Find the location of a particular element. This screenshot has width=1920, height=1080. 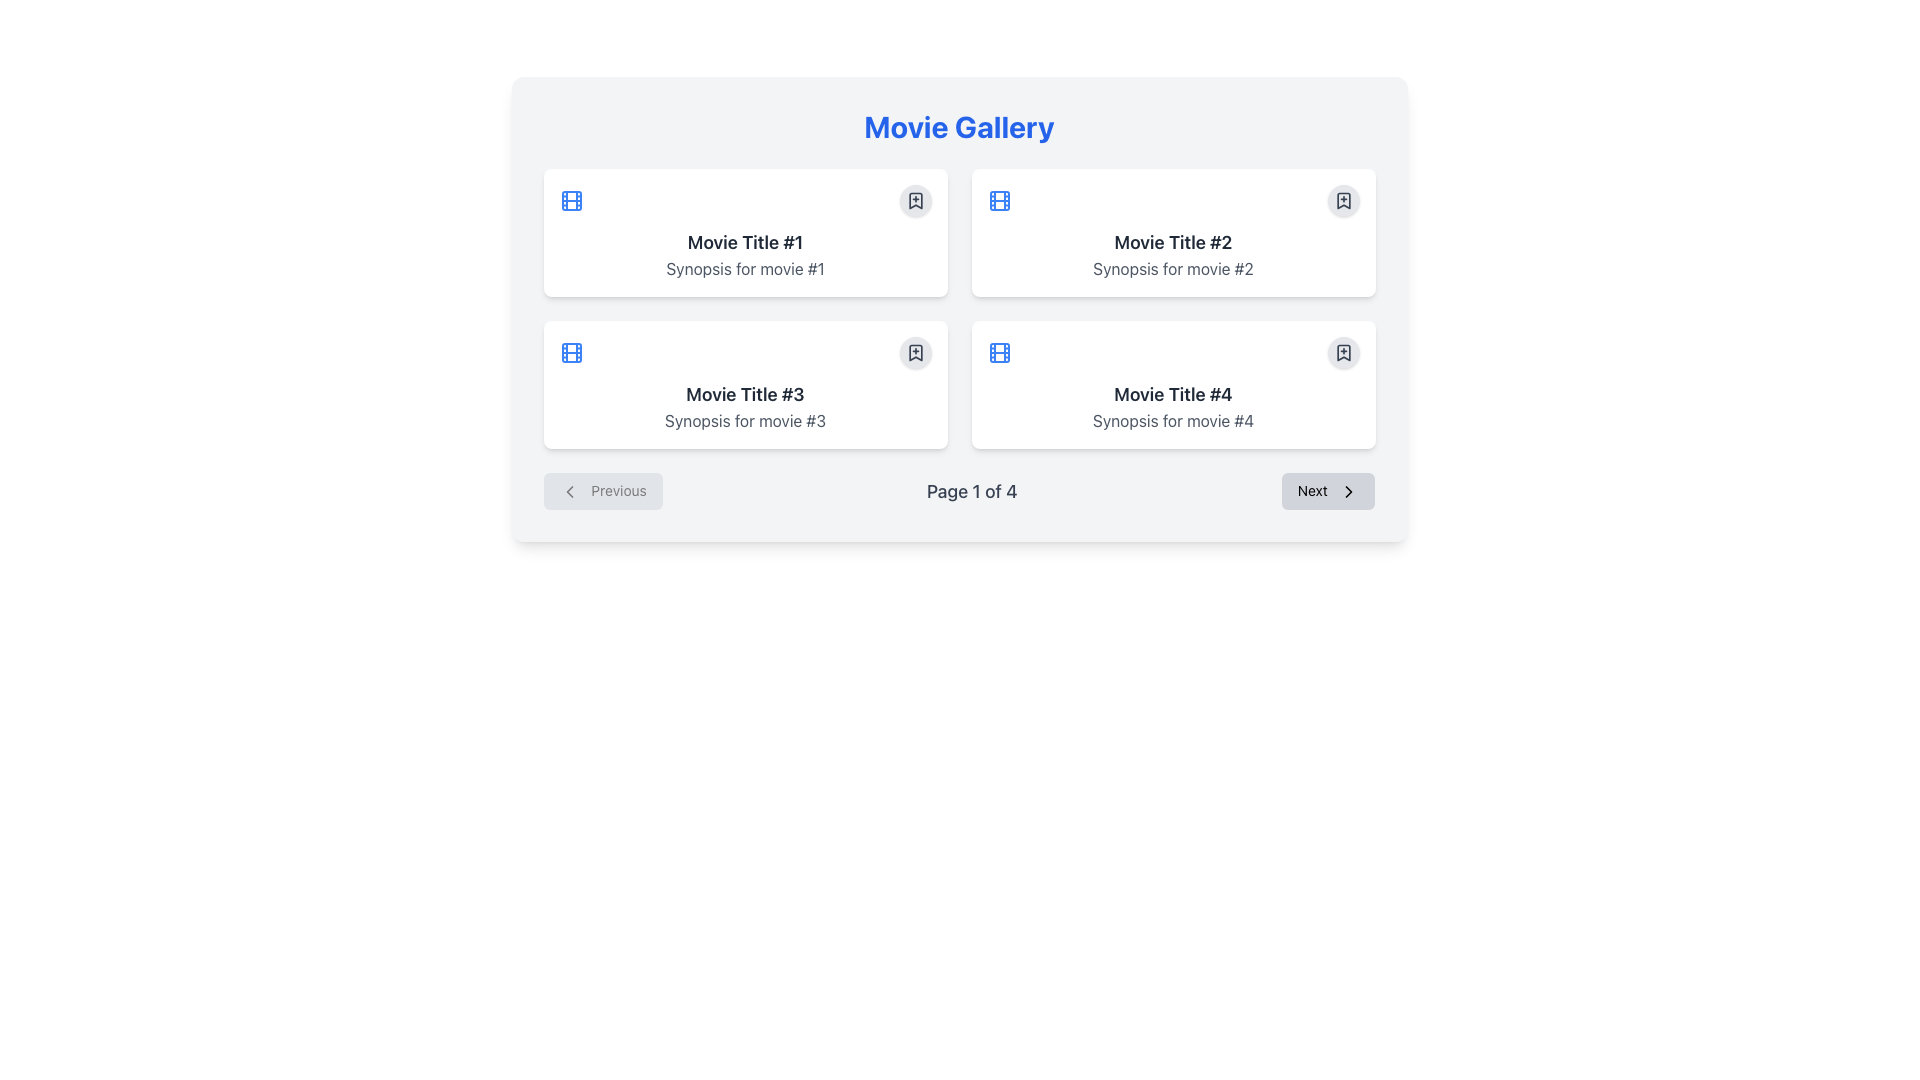

the movie icon located at the top-left corner of the third content card in the bottom-left position of the grid is located at coordinates (570, 352).